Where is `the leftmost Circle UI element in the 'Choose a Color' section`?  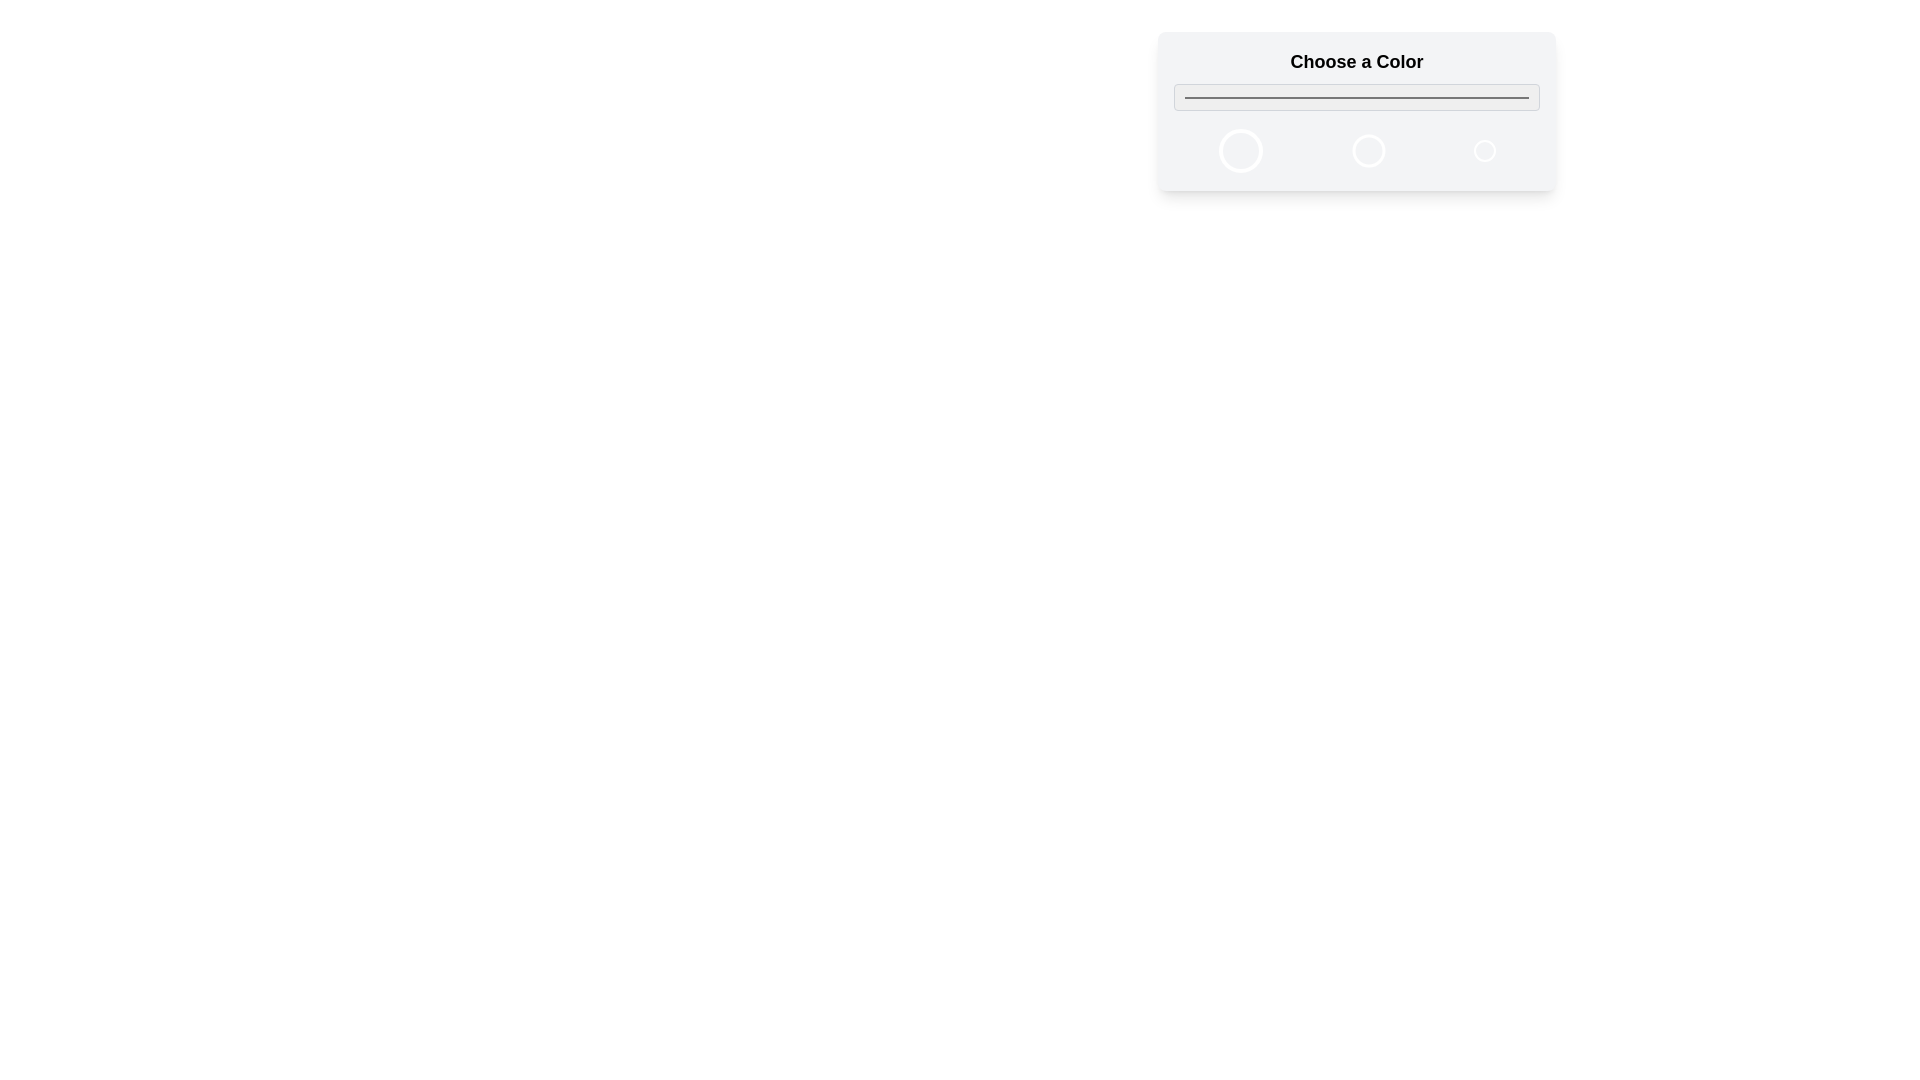 the leftmost Circle UI element in the 'Choose a Color' section is located at coordinates (1240, 149).